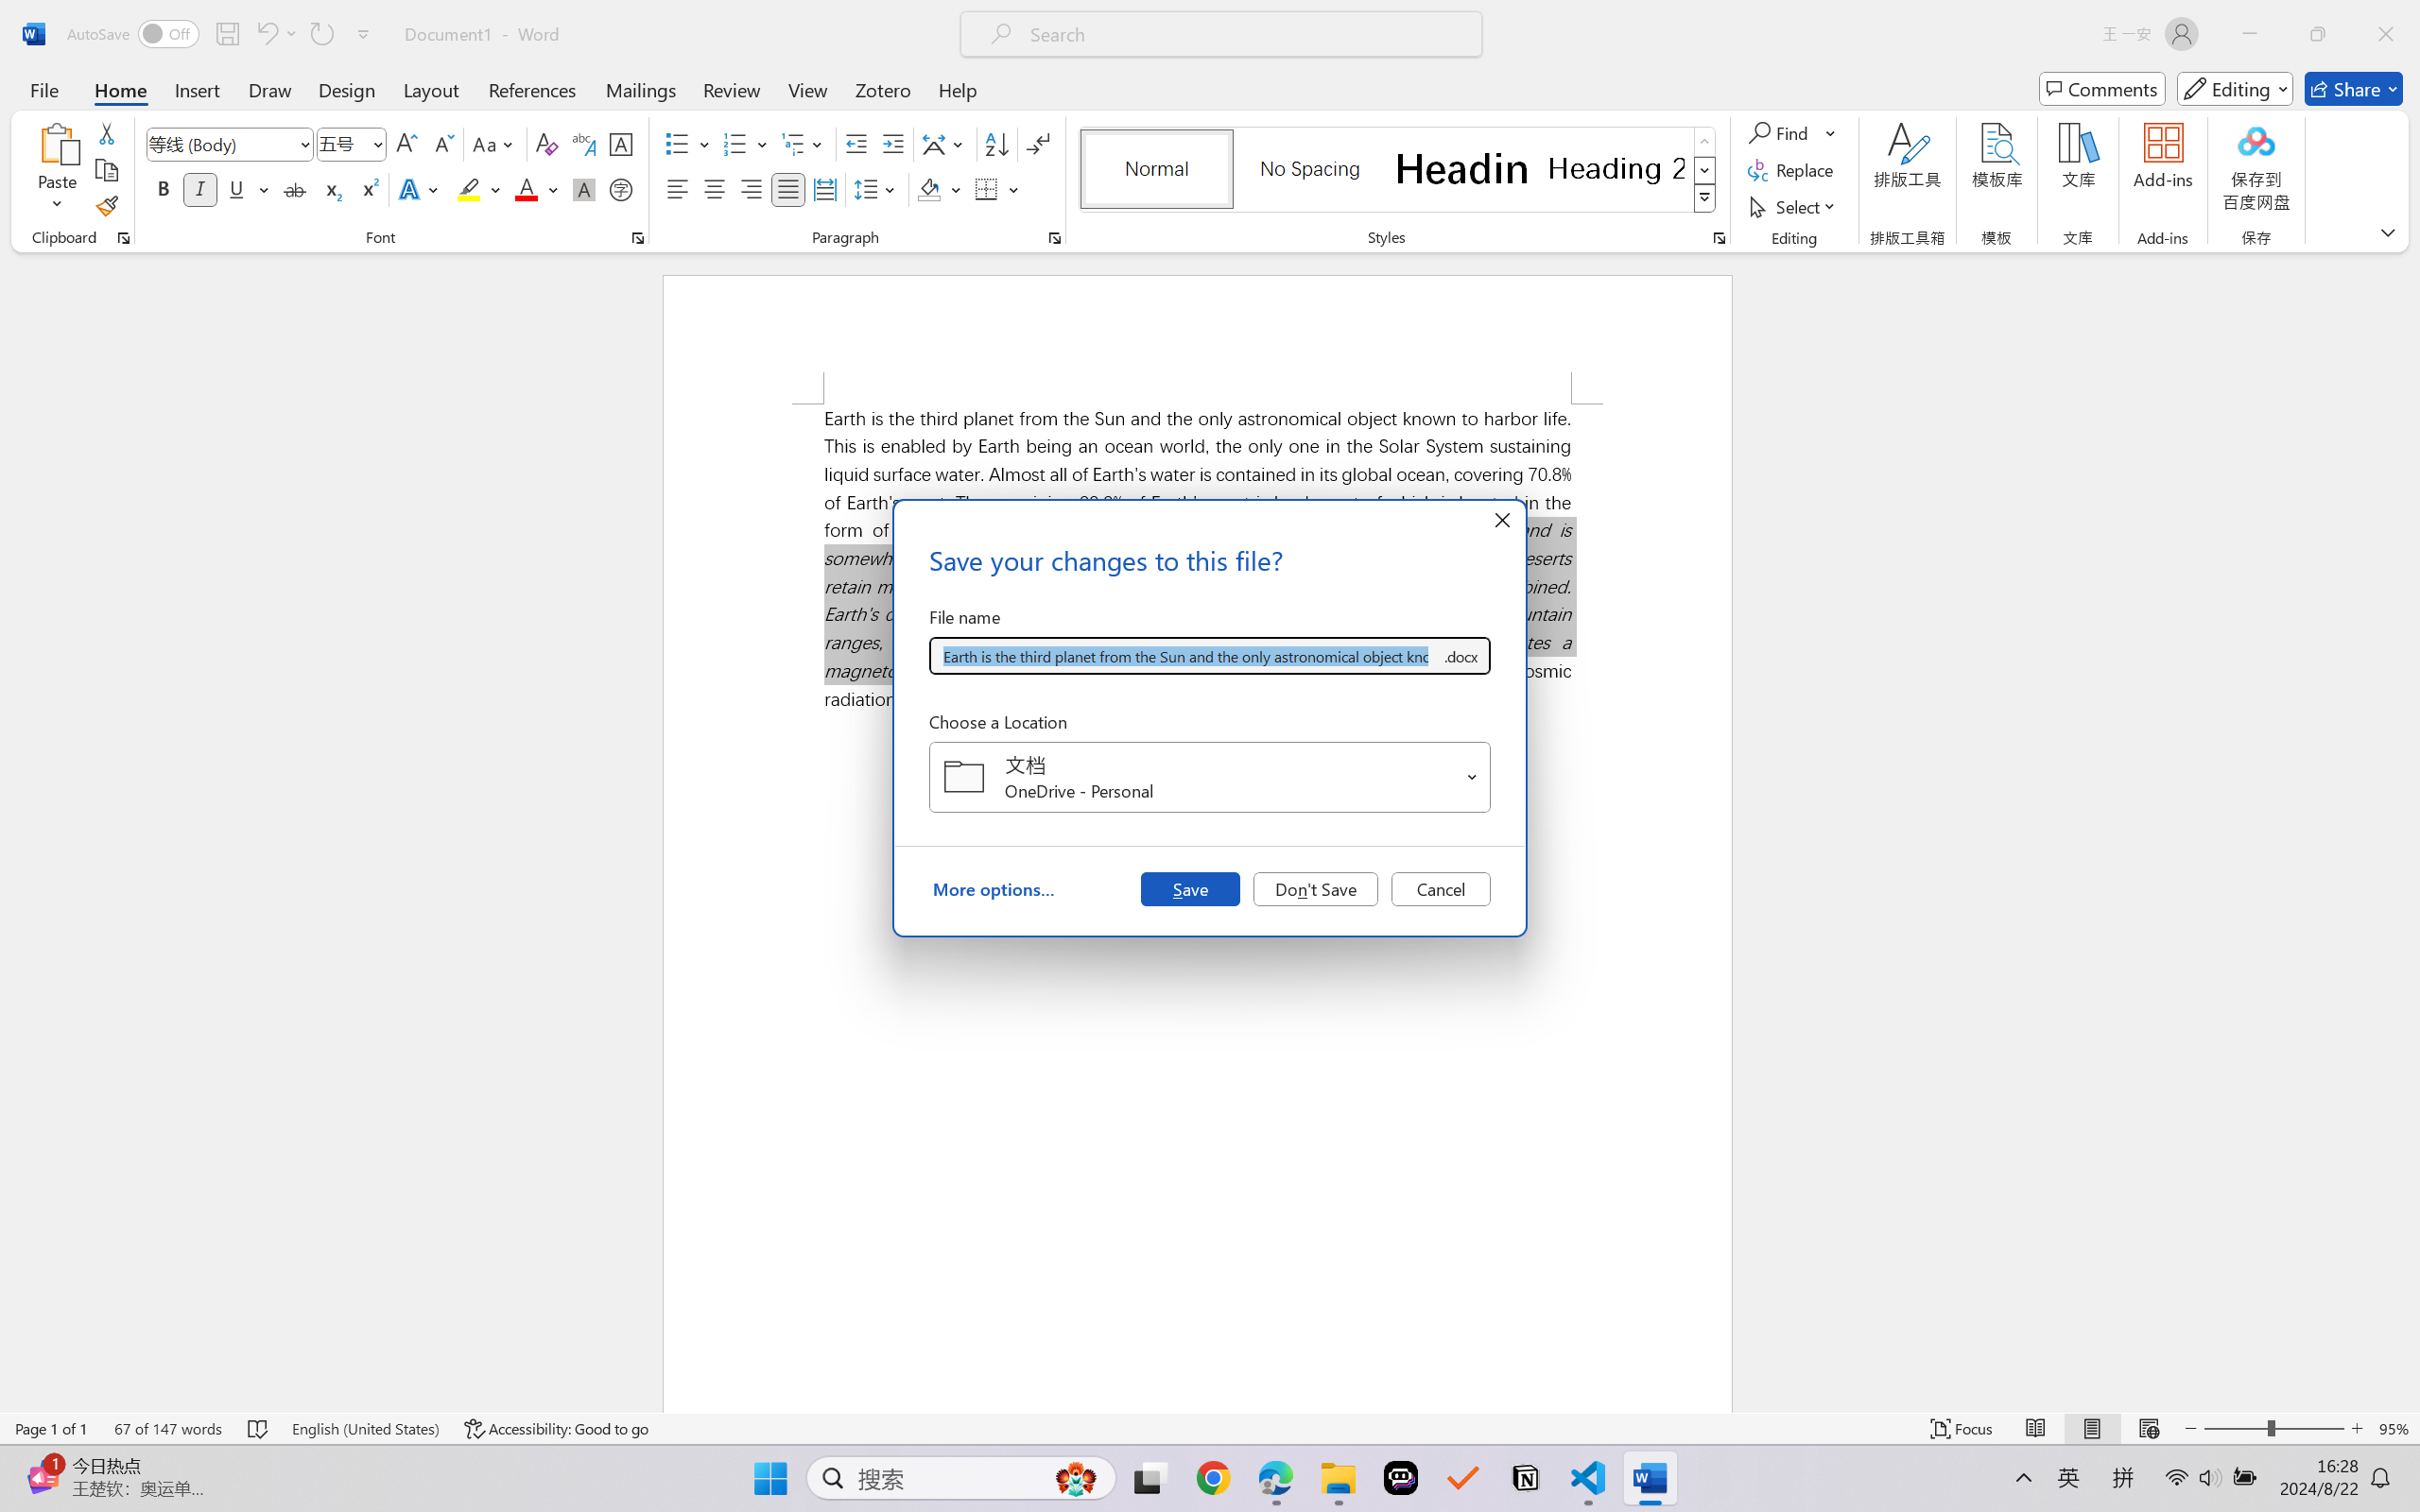  Describe the element at coordinates (330, 188) in the screenshot. I see `'Subscript'` at that location.